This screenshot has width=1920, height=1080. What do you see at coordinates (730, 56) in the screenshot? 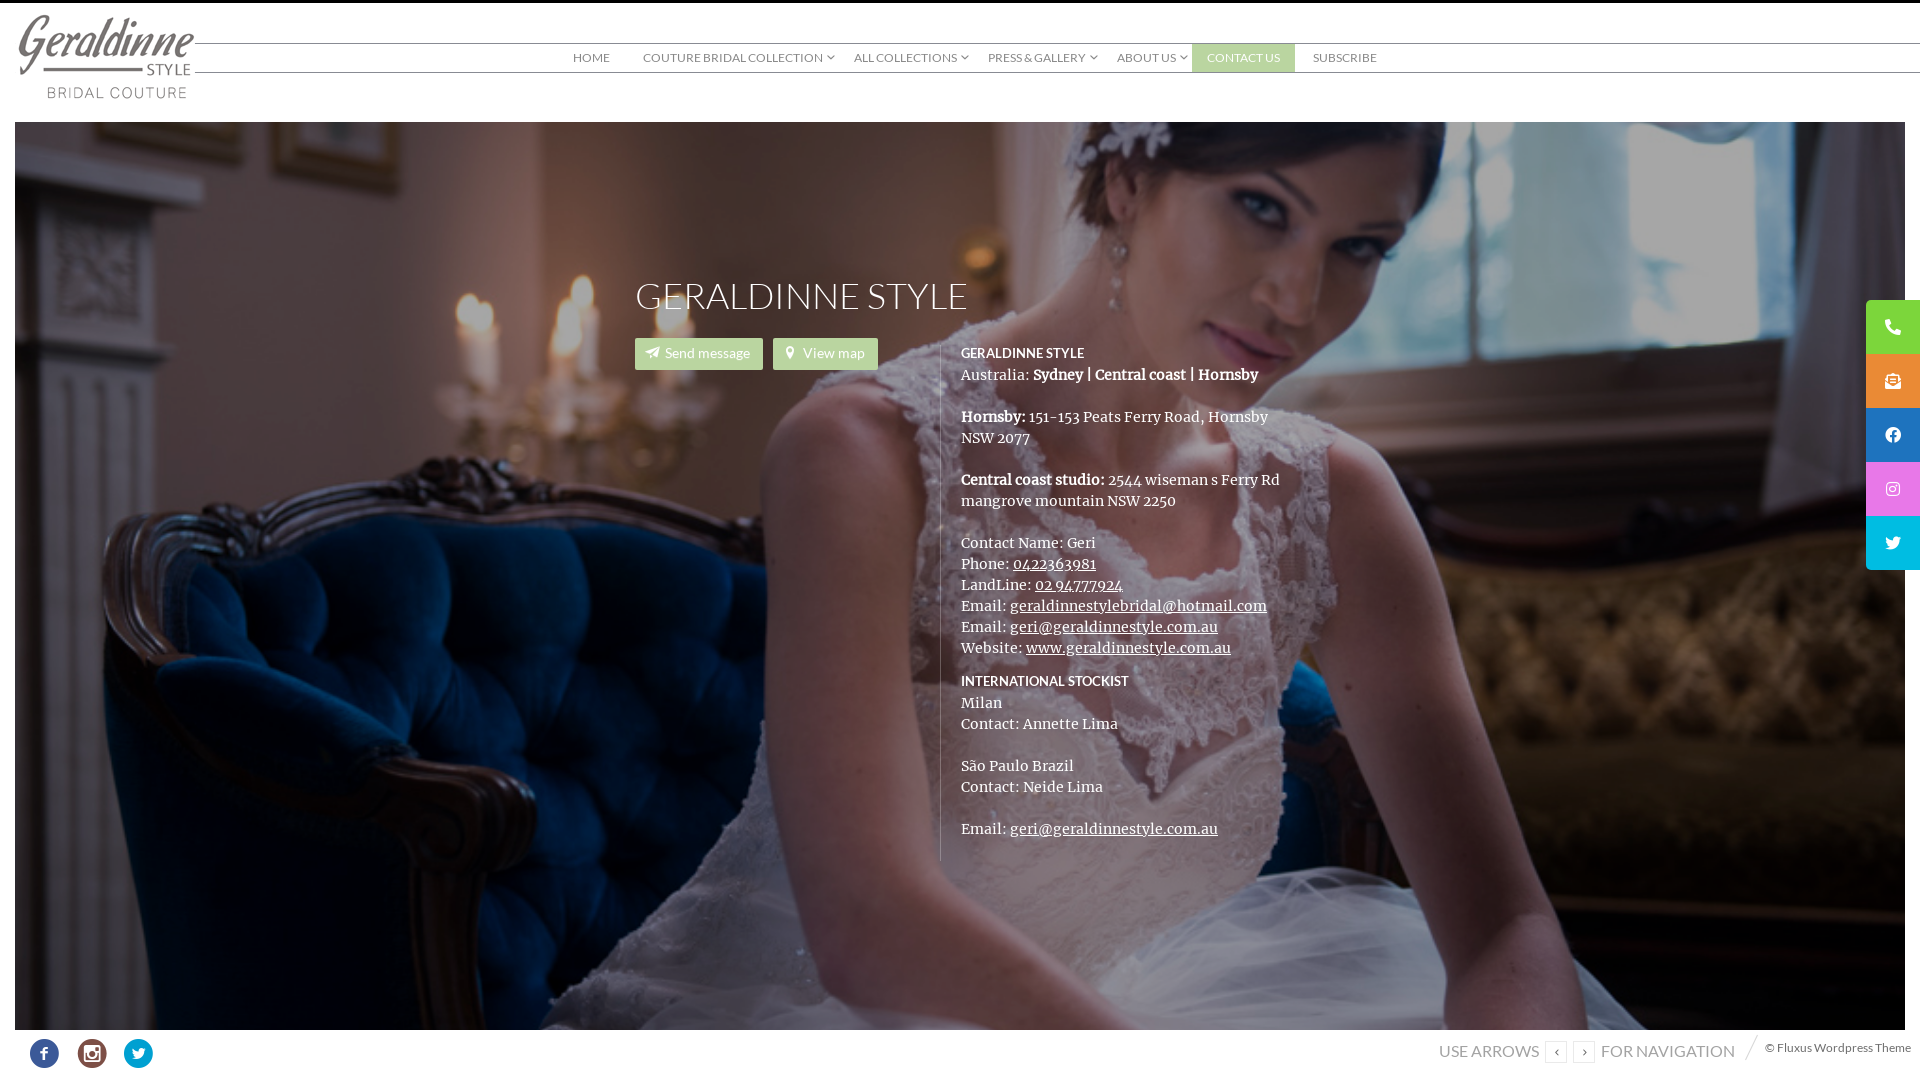
I see `'COUTURE BRIDAL COLLECTION'` at bounding box center [730, 56].